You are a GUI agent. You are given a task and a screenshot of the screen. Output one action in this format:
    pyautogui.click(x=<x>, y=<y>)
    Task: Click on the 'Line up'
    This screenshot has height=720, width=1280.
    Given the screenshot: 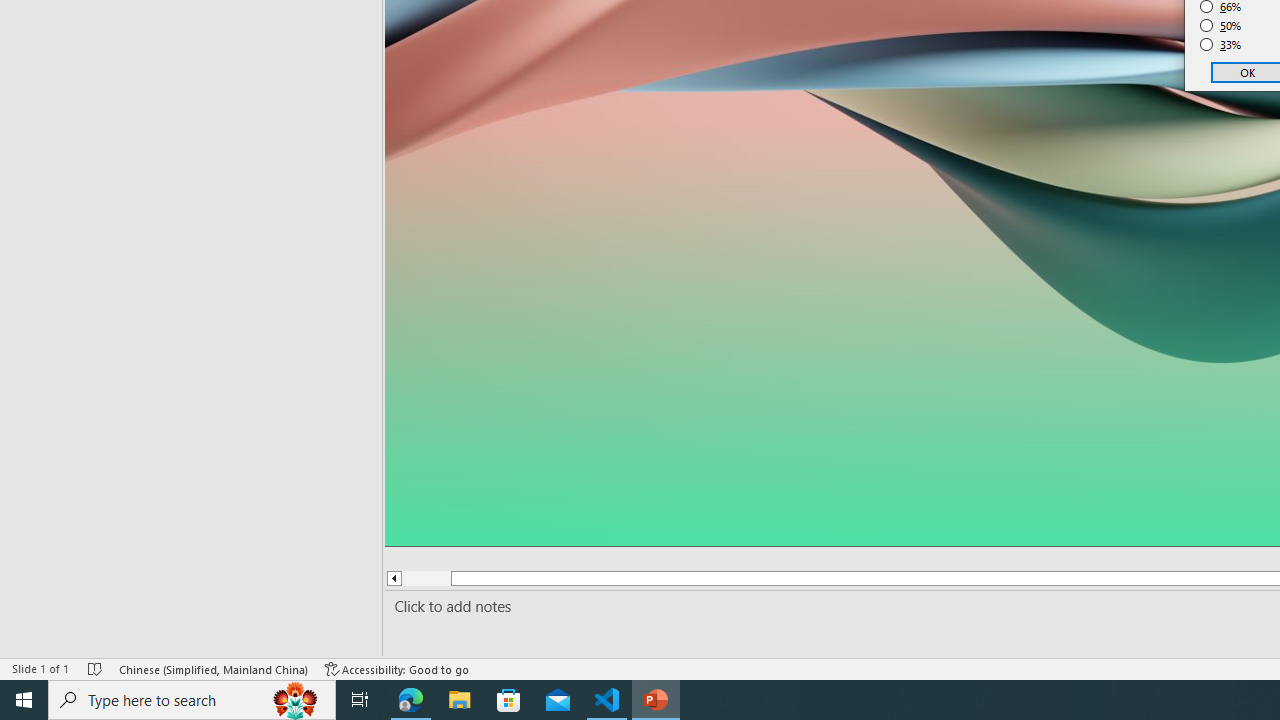 What is the action you would take?
    pyautogui.click(x=393, y=578)
    